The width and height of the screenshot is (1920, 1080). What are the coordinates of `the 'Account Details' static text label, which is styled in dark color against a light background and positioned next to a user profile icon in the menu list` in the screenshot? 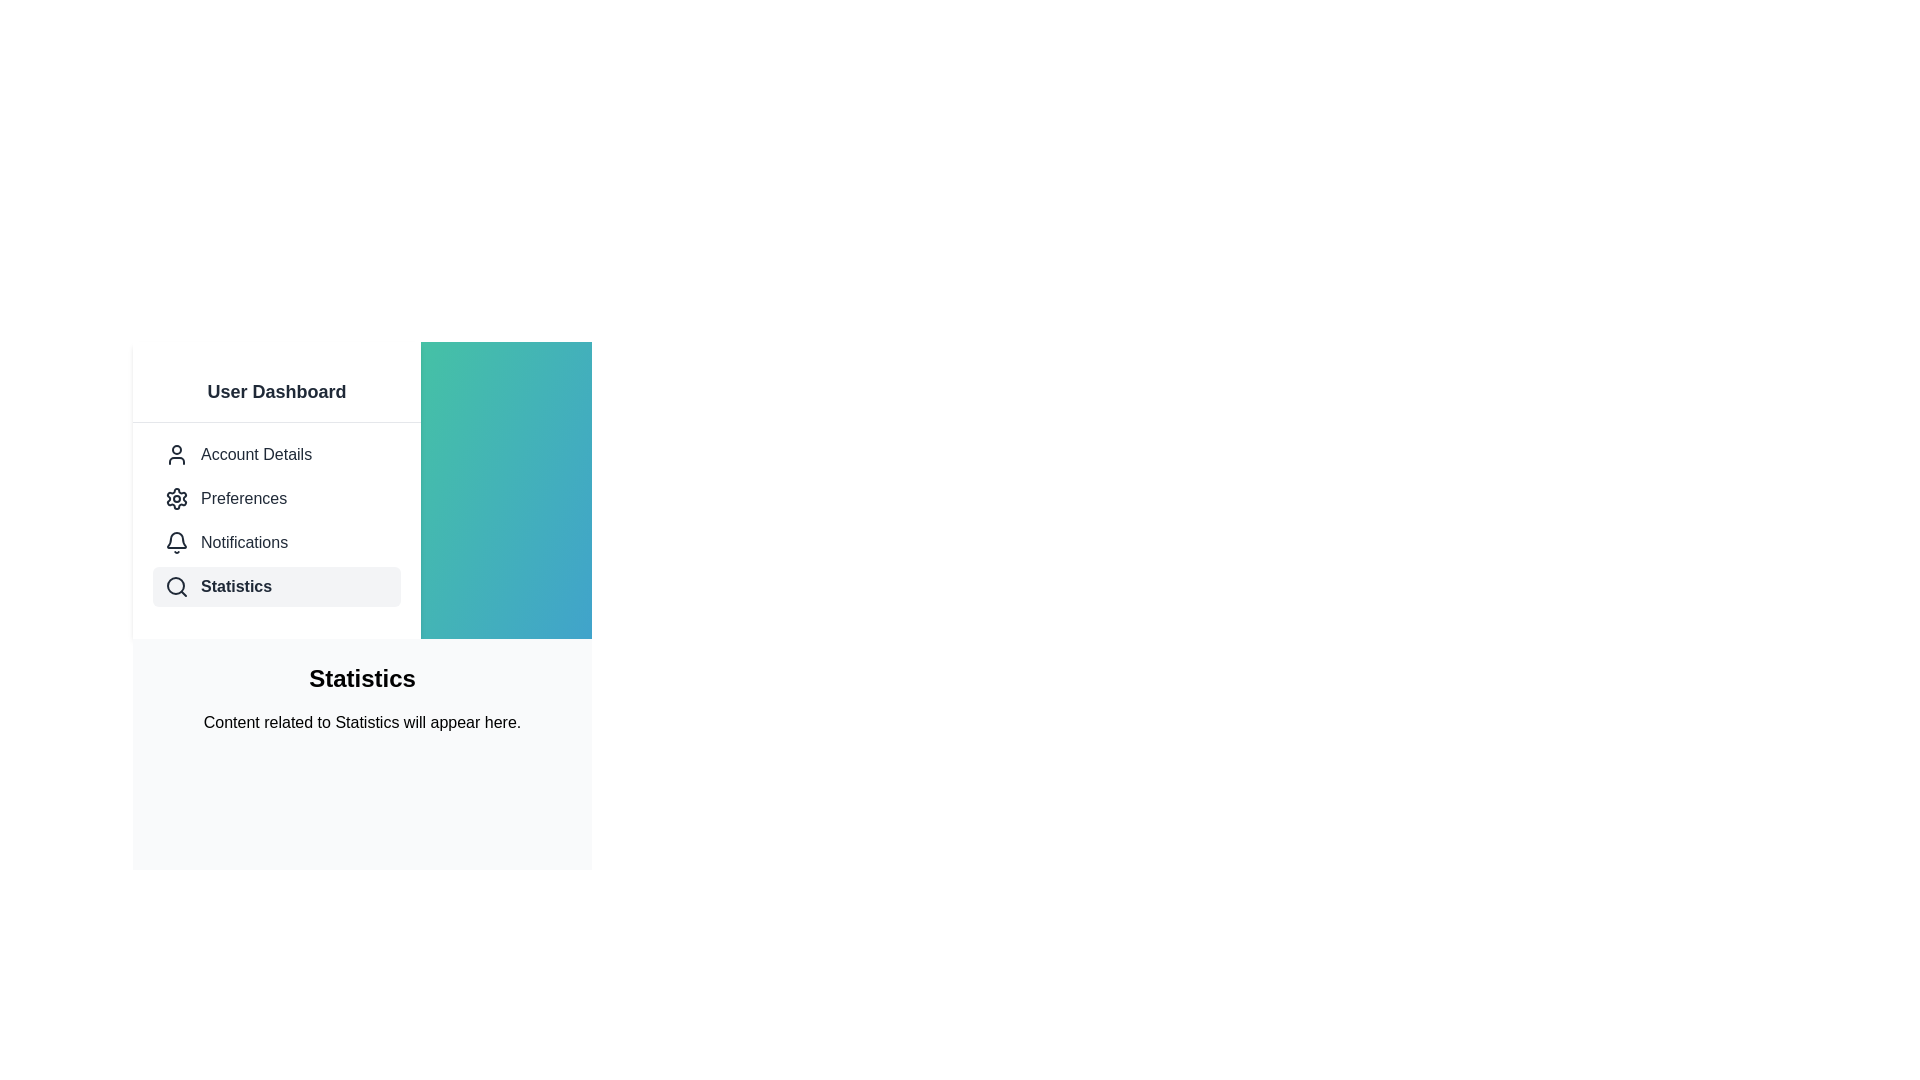 It's located at (255, 455).